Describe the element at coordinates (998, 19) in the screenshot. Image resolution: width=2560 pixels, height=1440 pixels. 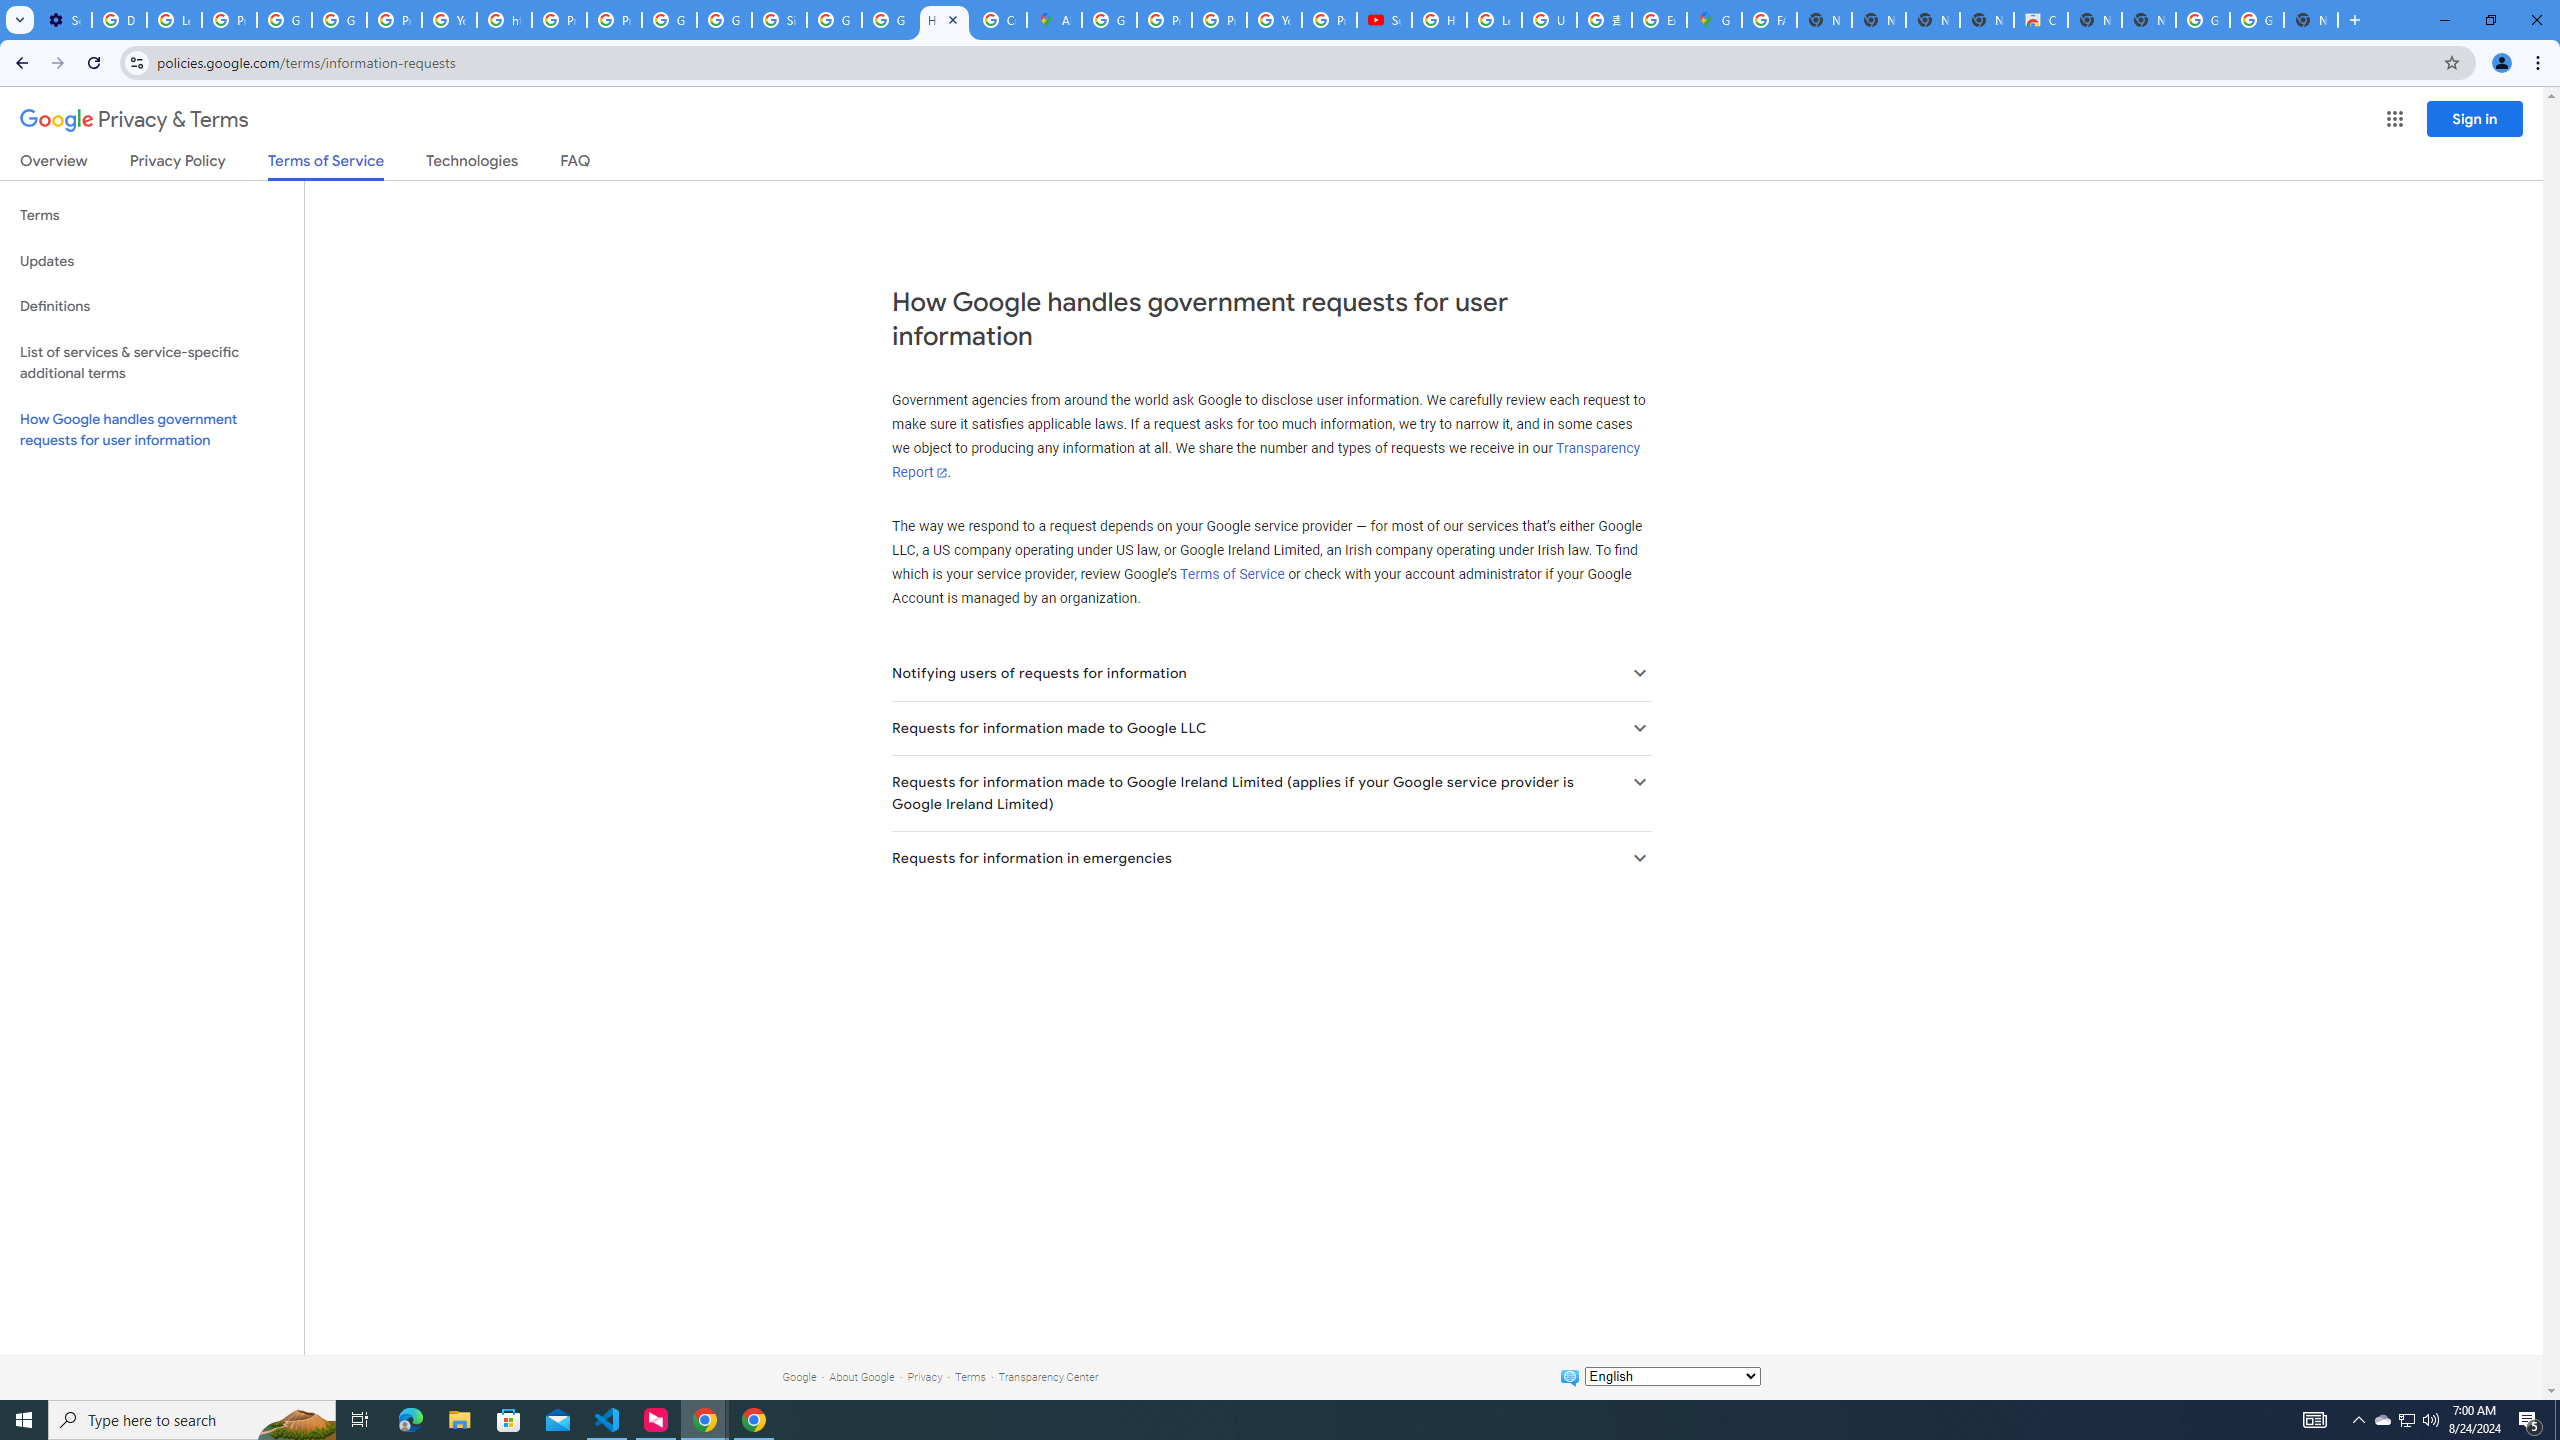
I see `'Create your Google Account'` at that location.